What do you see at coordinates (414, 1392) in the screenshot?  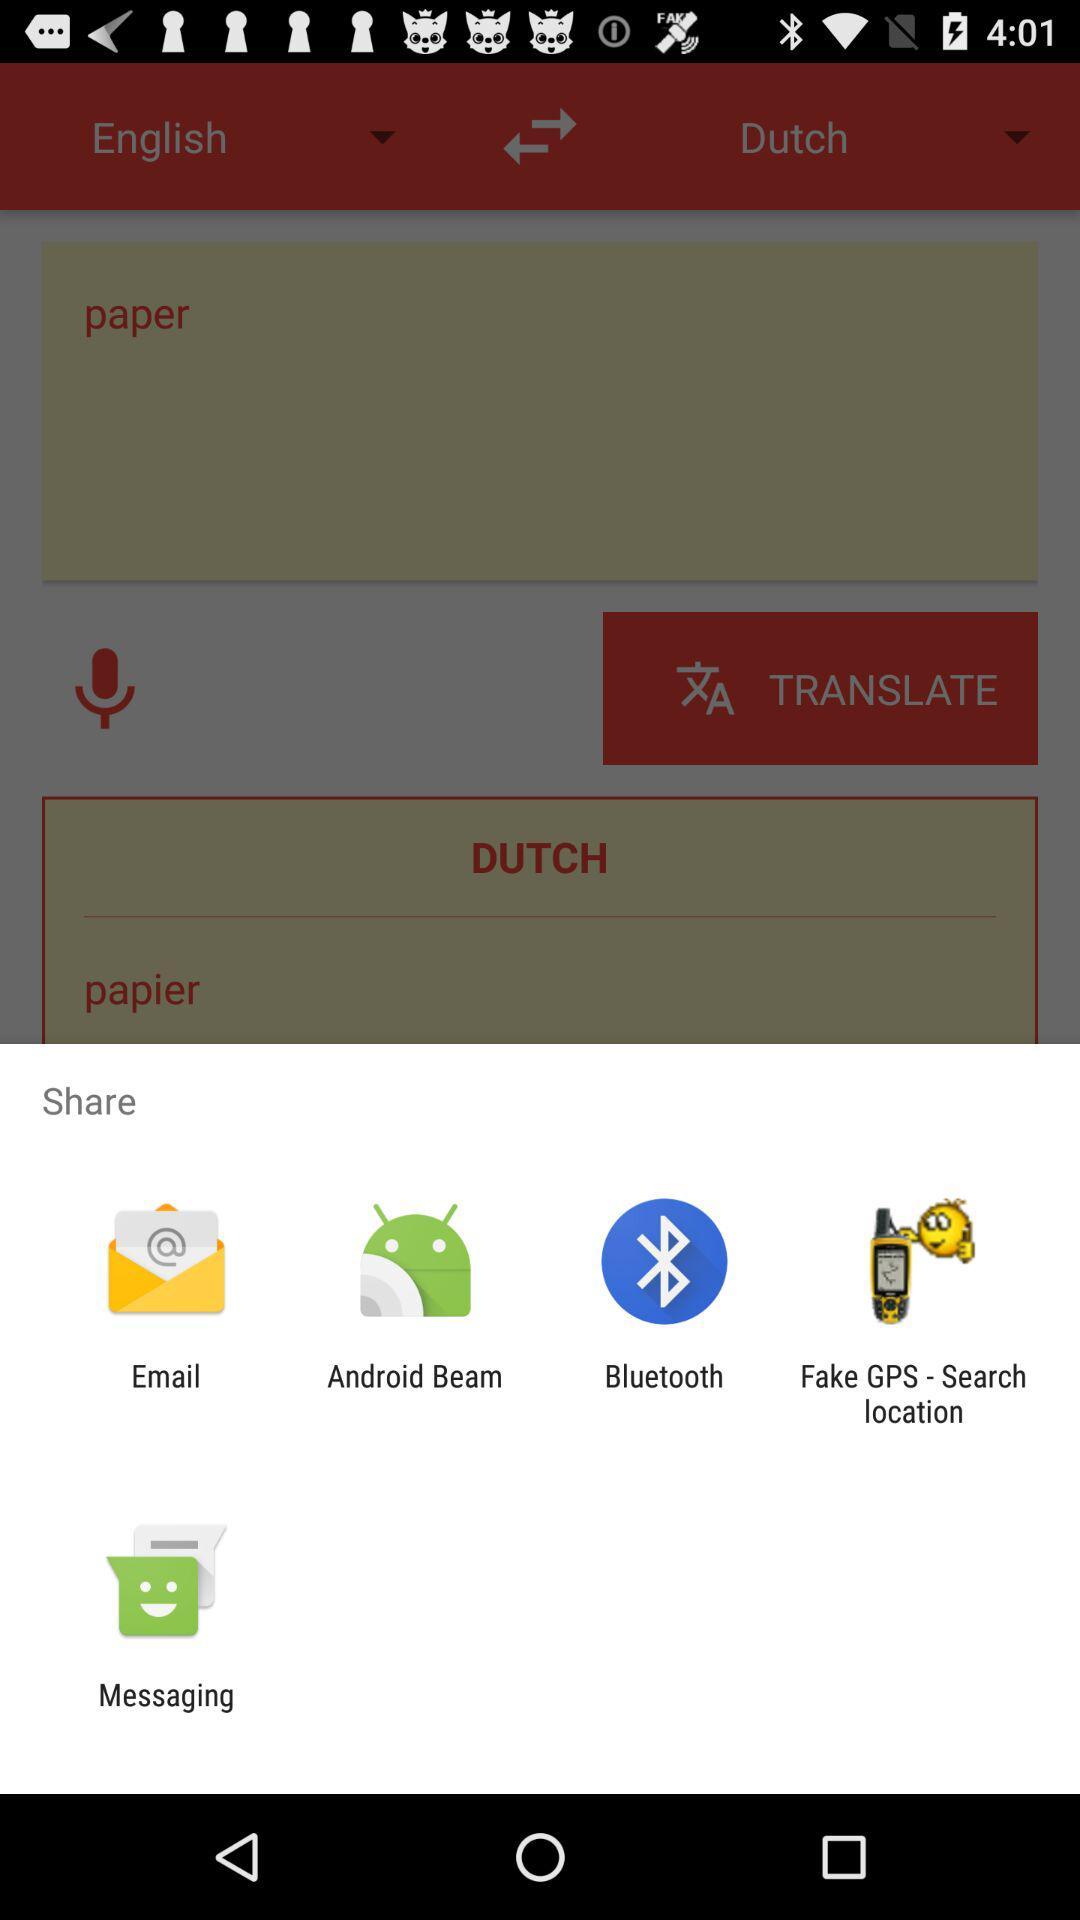 I see `android beam app` at bounding box center [414, 1392].